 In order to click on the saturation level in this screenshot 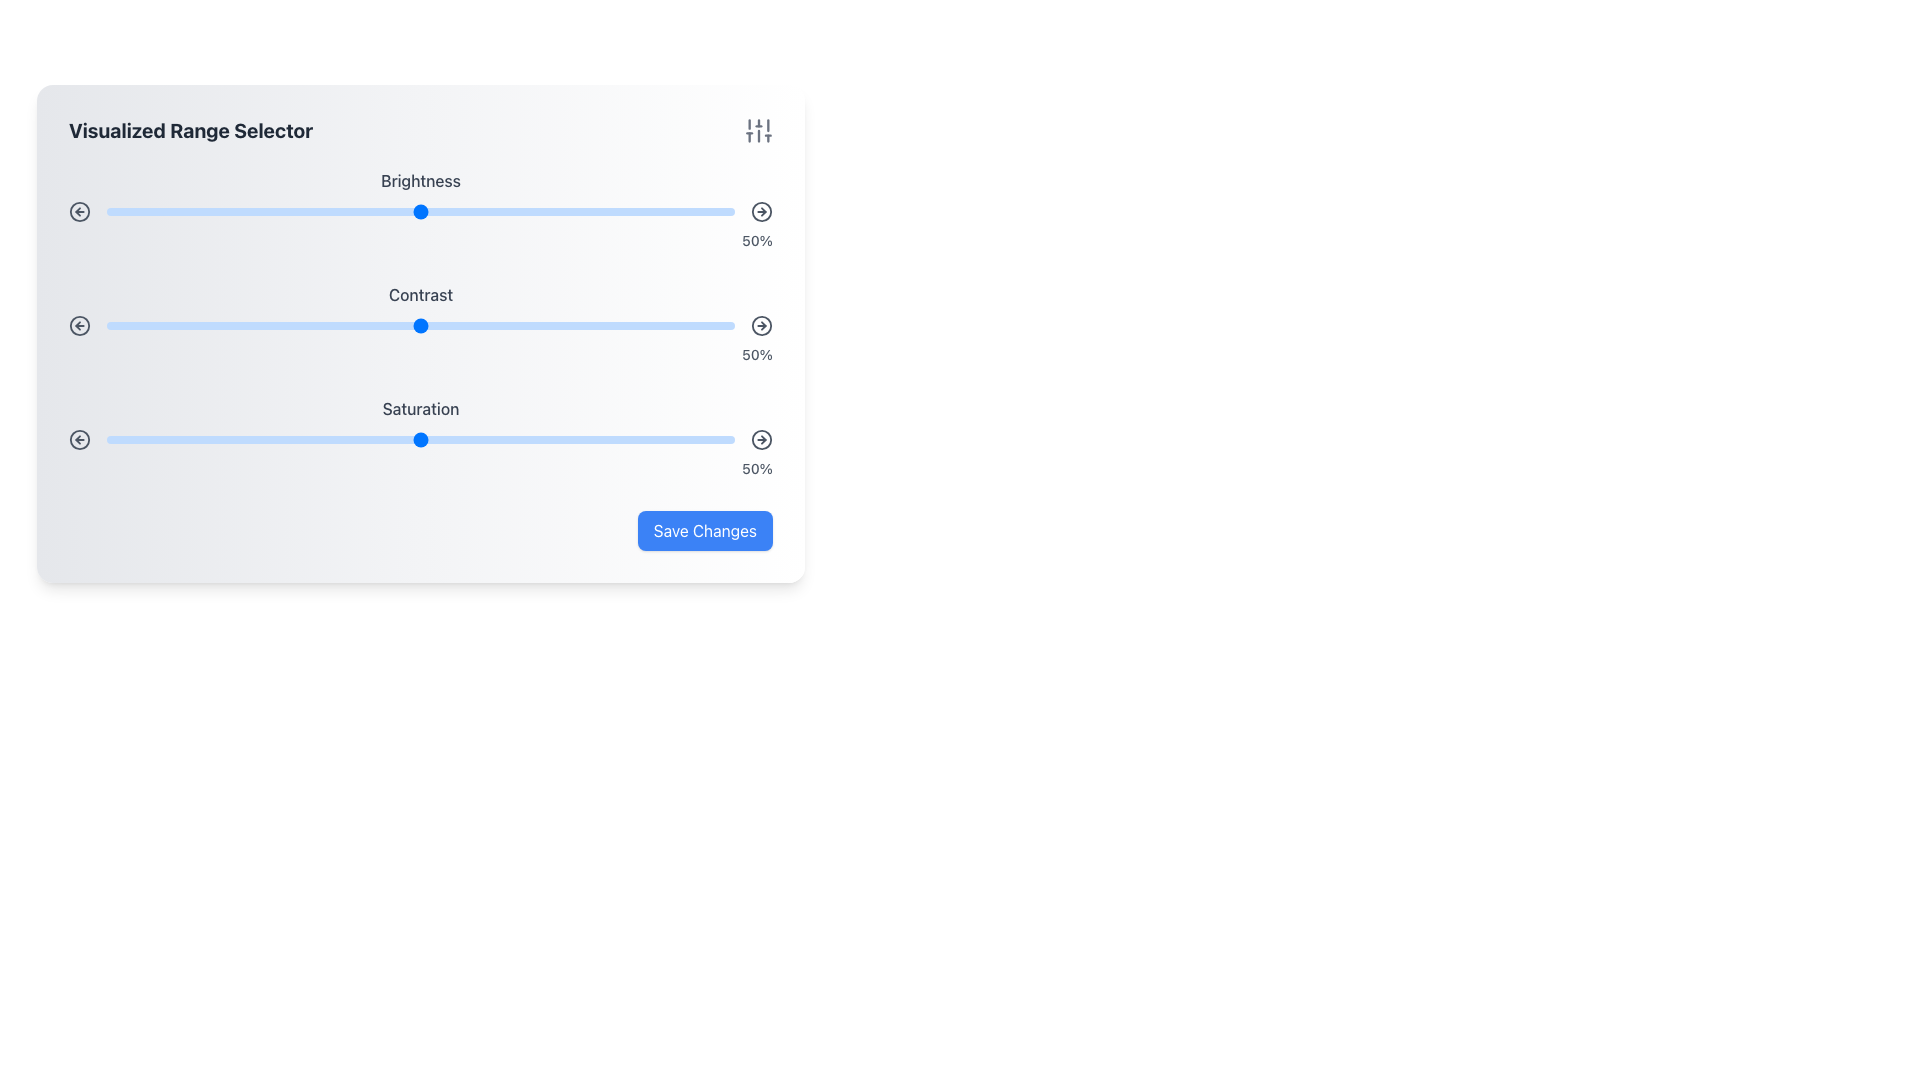, I will do `click(432, 438)`.